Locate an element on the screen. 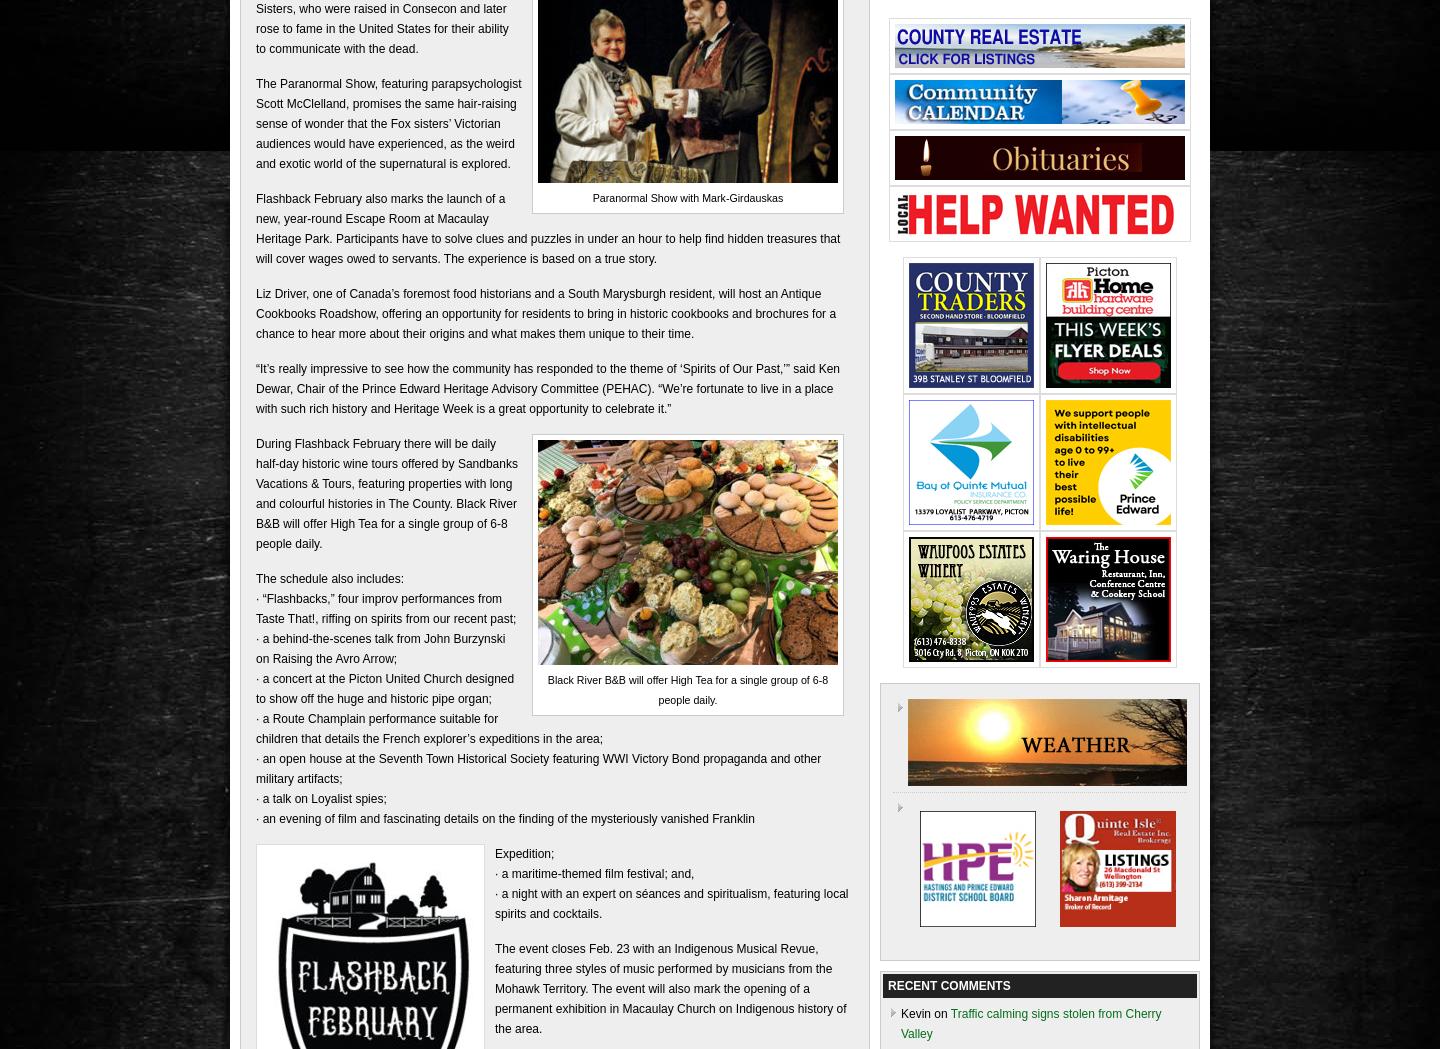 The image size is (1440, 1049). '· a maritime-themed film festival; and,' is located at coordinates (594, 872).